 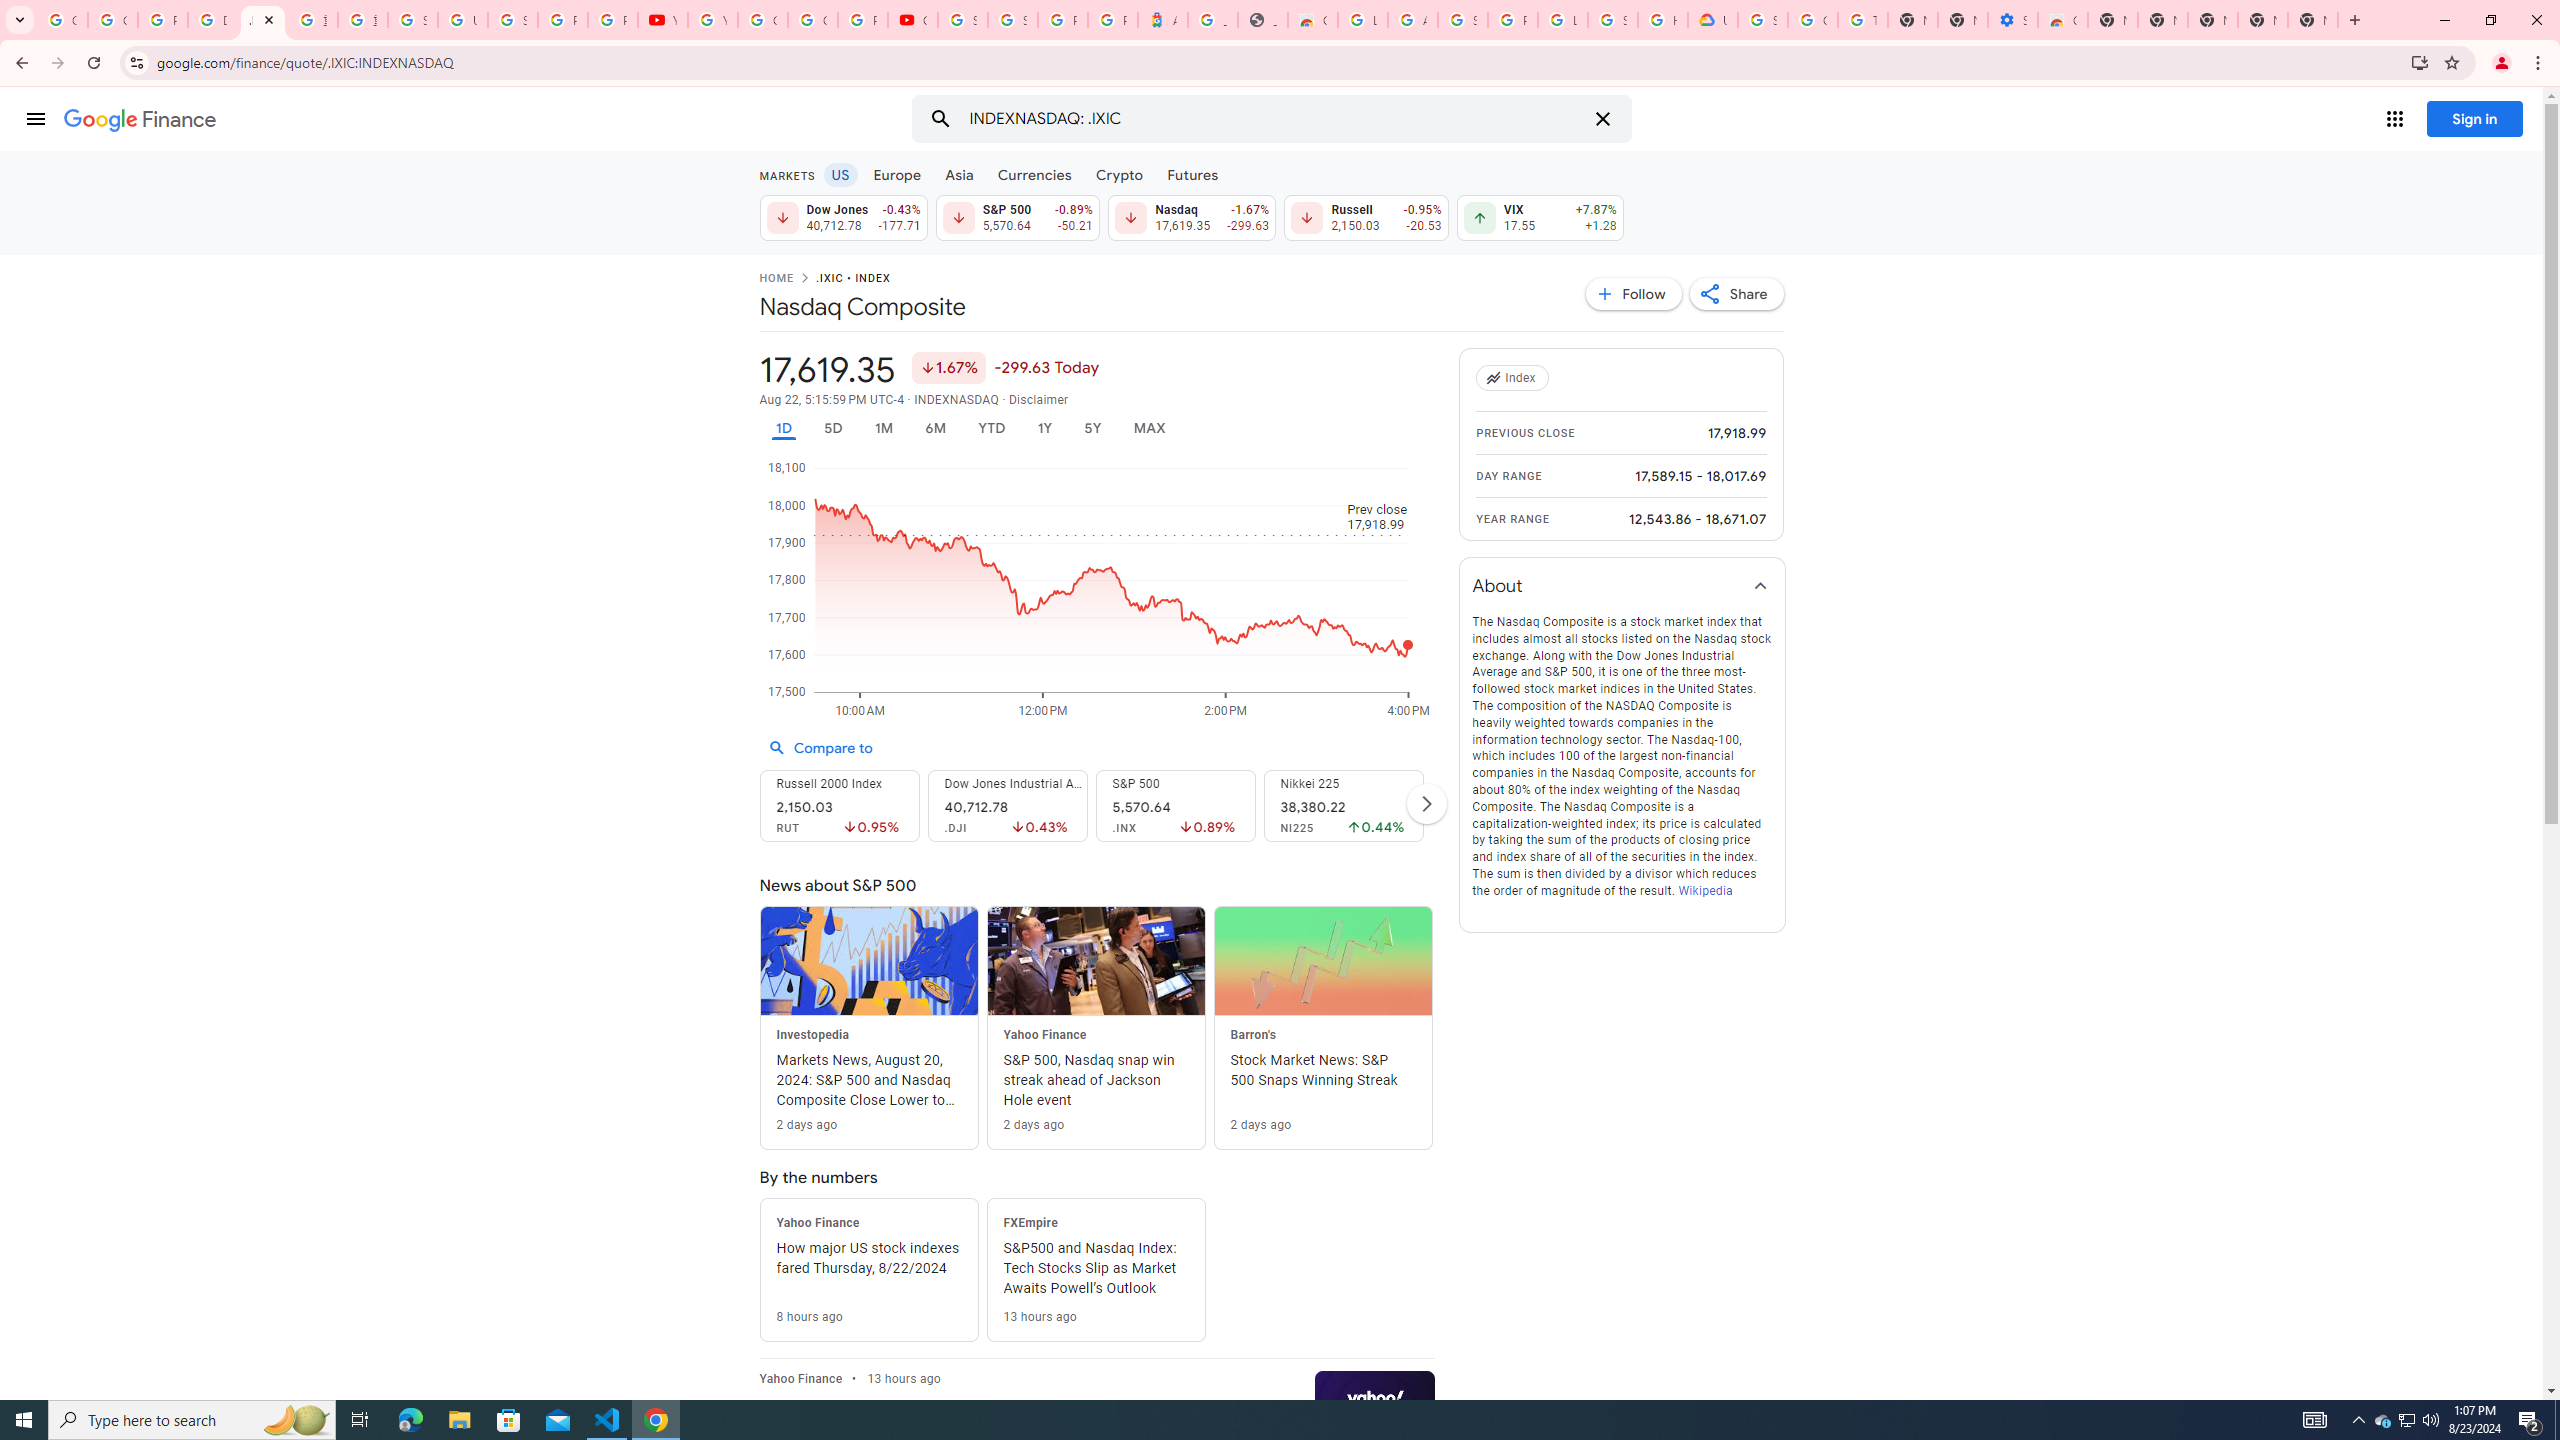 I want to click on '5Y', so click(x=1092, y=428).